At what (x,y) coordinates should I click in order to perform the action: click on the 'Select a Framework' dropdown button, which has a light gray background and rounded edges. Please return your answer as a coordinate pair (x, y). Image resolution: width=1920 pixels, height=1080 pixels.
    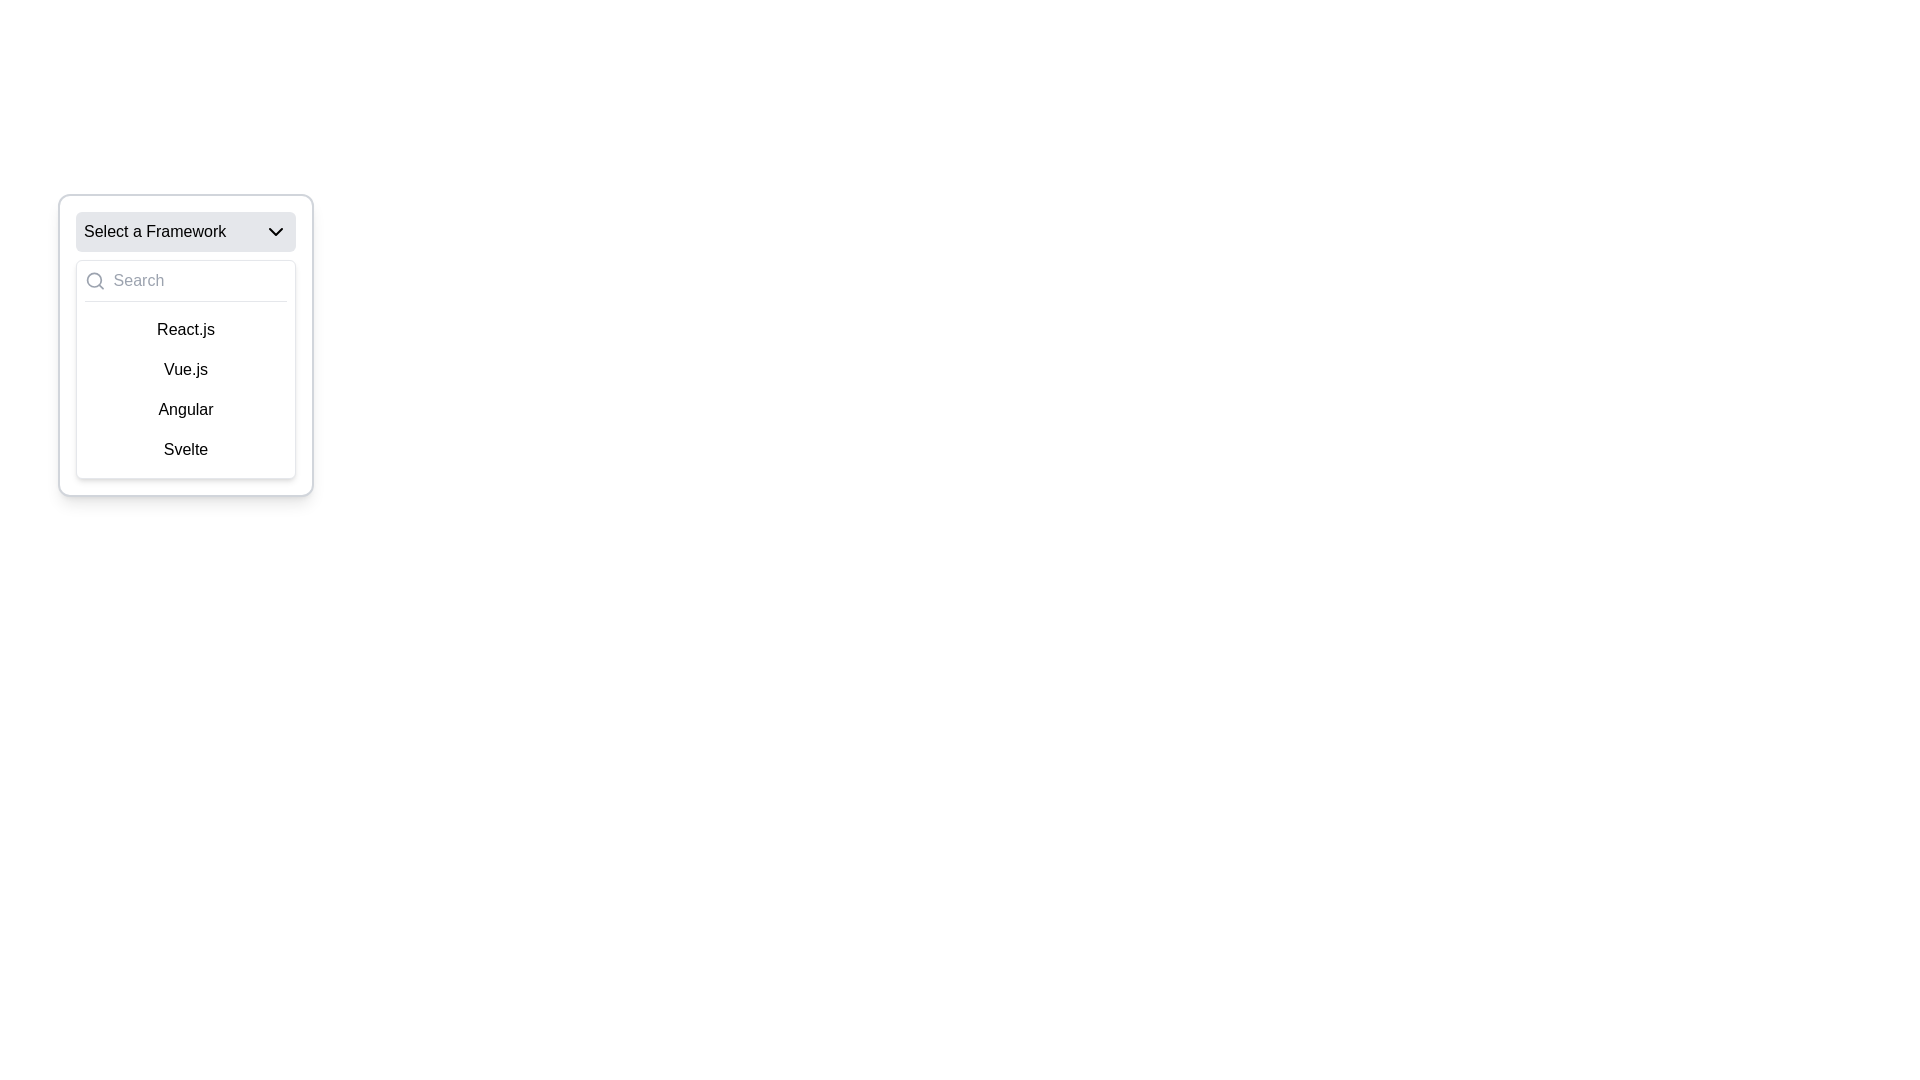
    Looking at the image, I should click on (186, 230).